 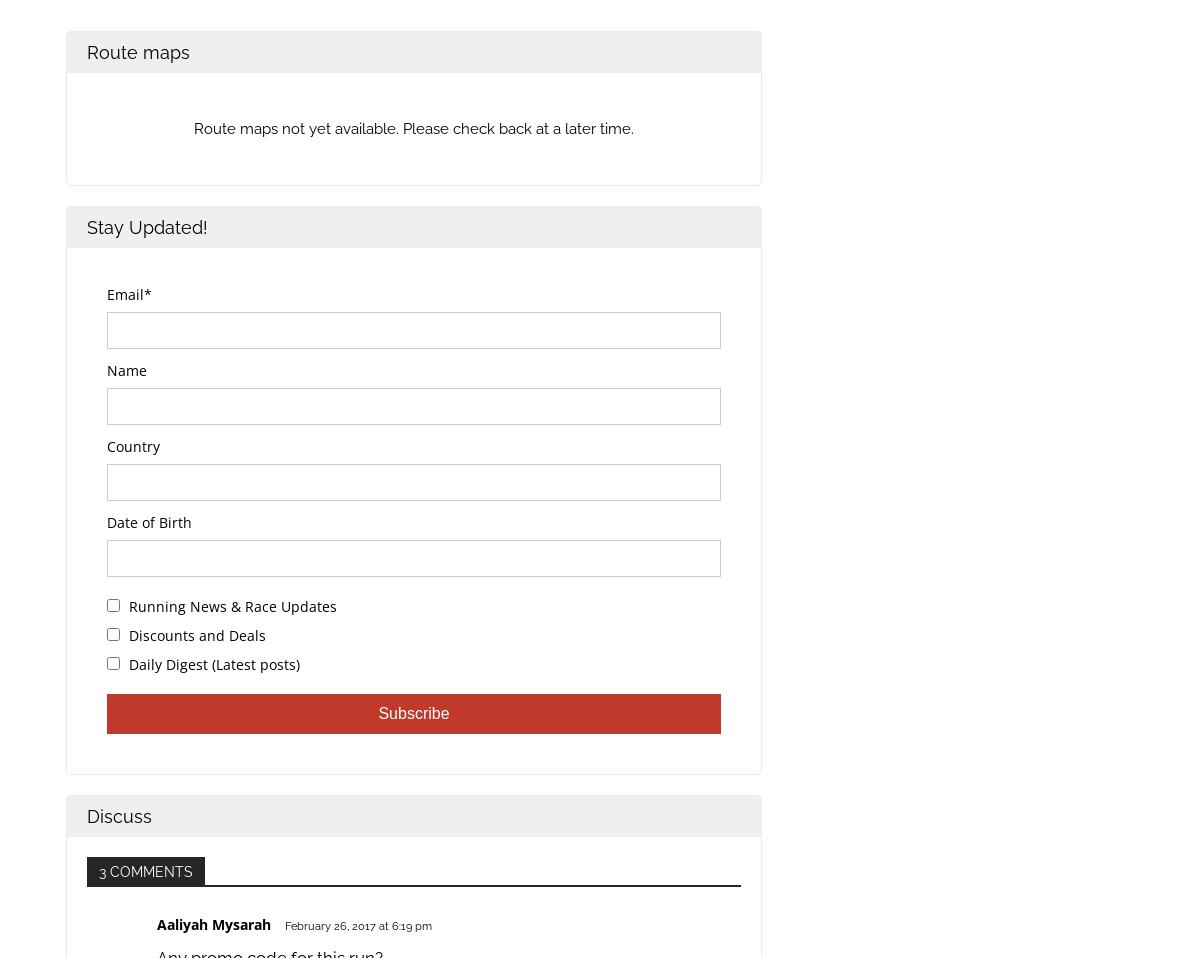 I want to click on 'Subscribe', so click(x=413, y=712).